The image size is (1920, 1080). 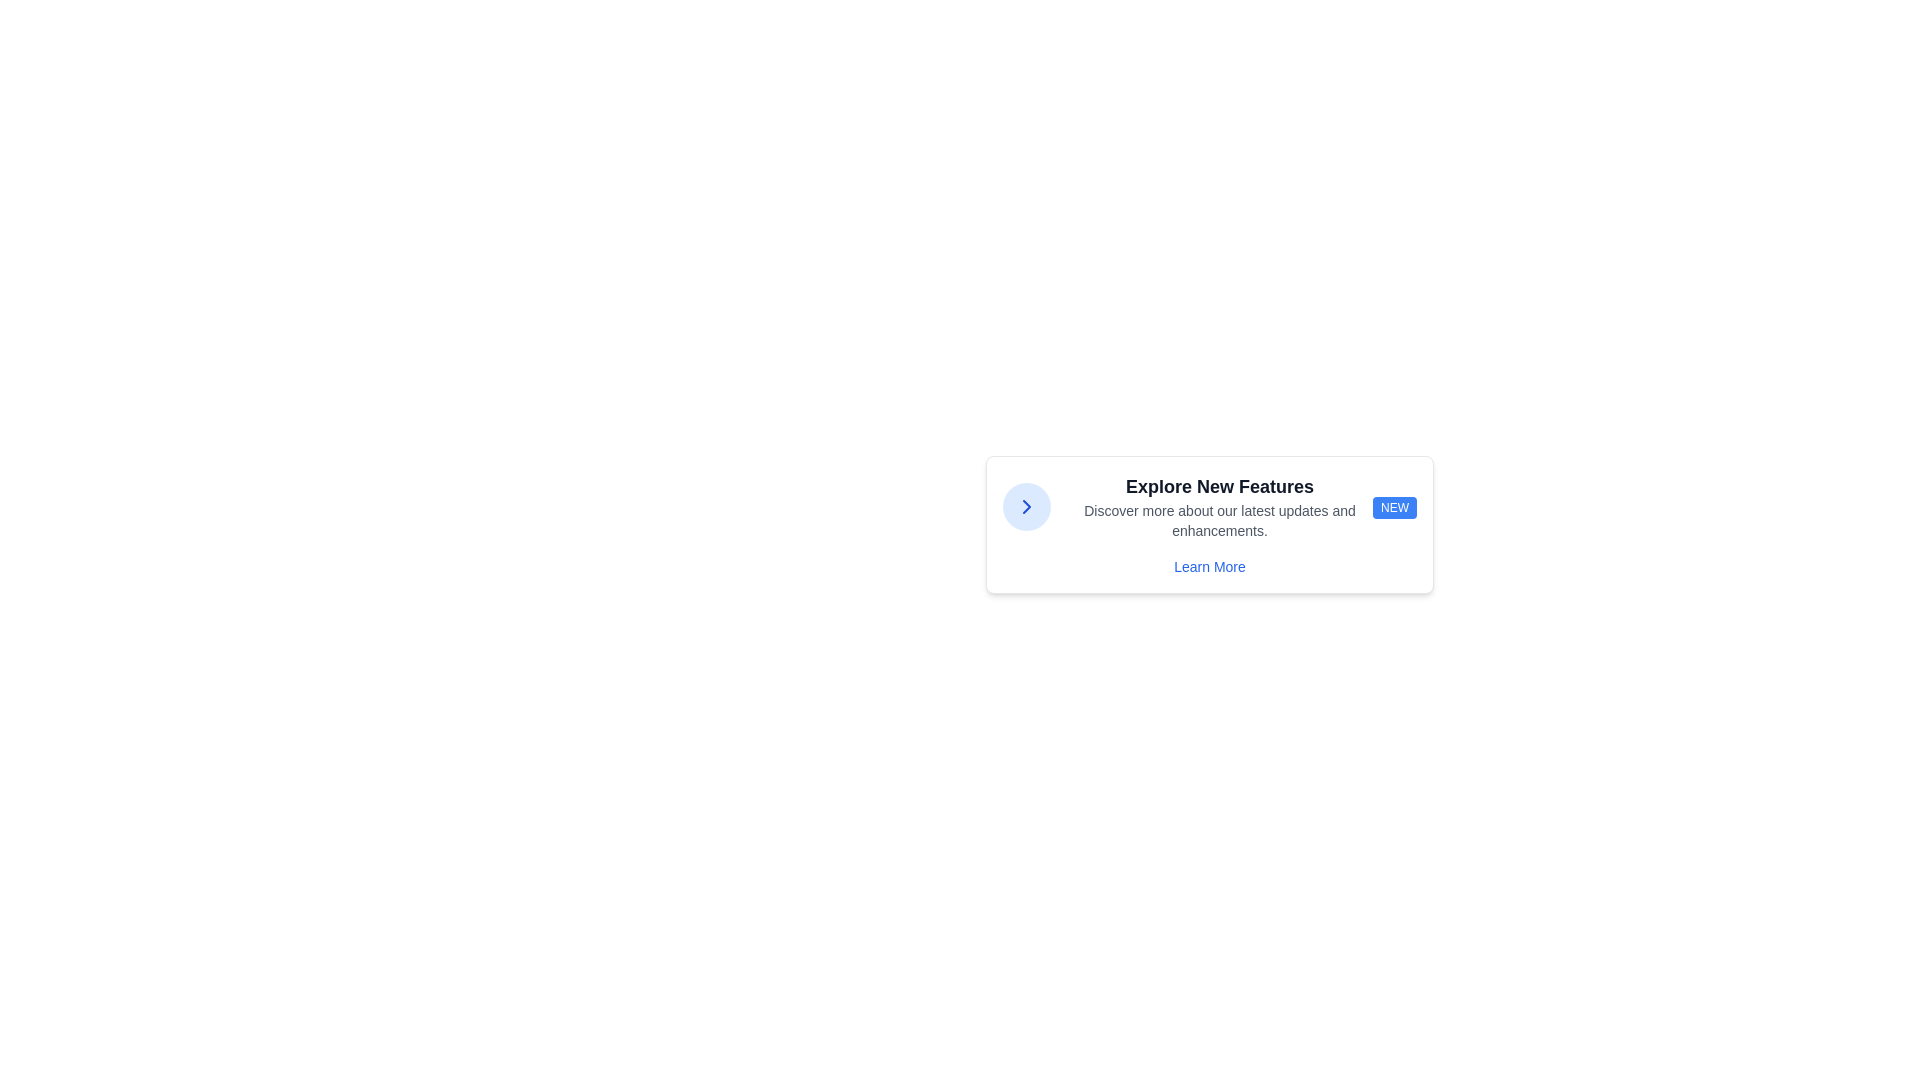 What do you see at coordinates (1208, 567) in the screenshot?
I see `the 'Learn More' hyperlink, which is a blue text link at the bottom of a white card interface` at bounding box center [1208, 567].